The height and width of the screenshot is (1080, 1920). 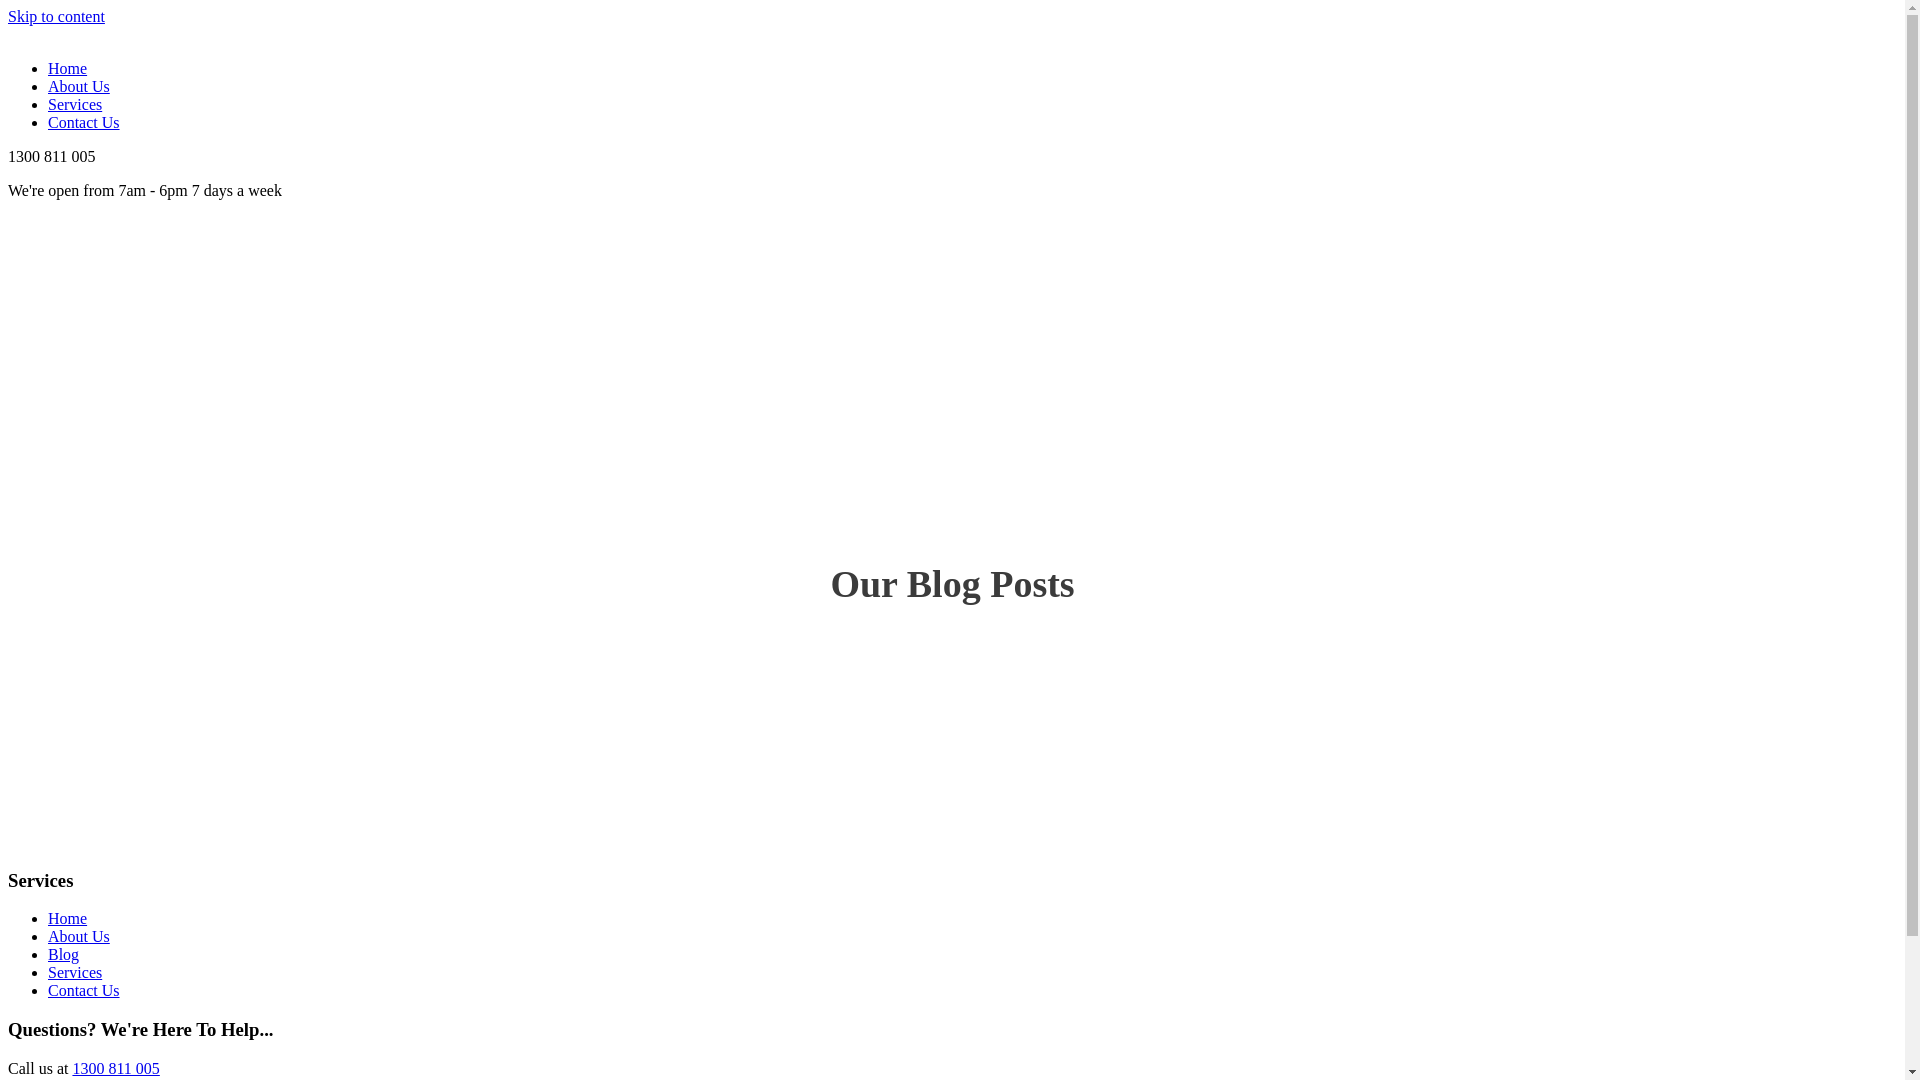 I want to click on 'Home', so click(x=67, y=67).